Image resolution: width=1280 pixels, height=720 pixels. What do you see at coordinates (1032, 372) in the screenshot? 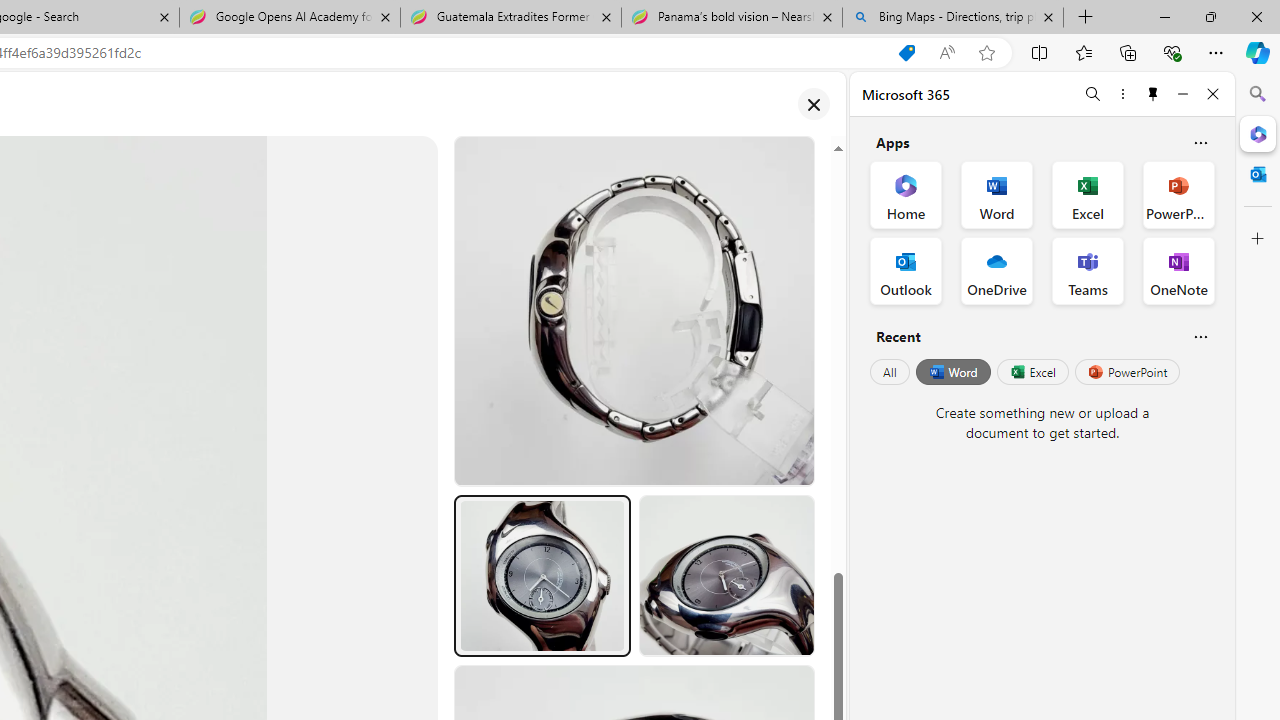
I see `'Excel'` at bounding box center [1032, 372].